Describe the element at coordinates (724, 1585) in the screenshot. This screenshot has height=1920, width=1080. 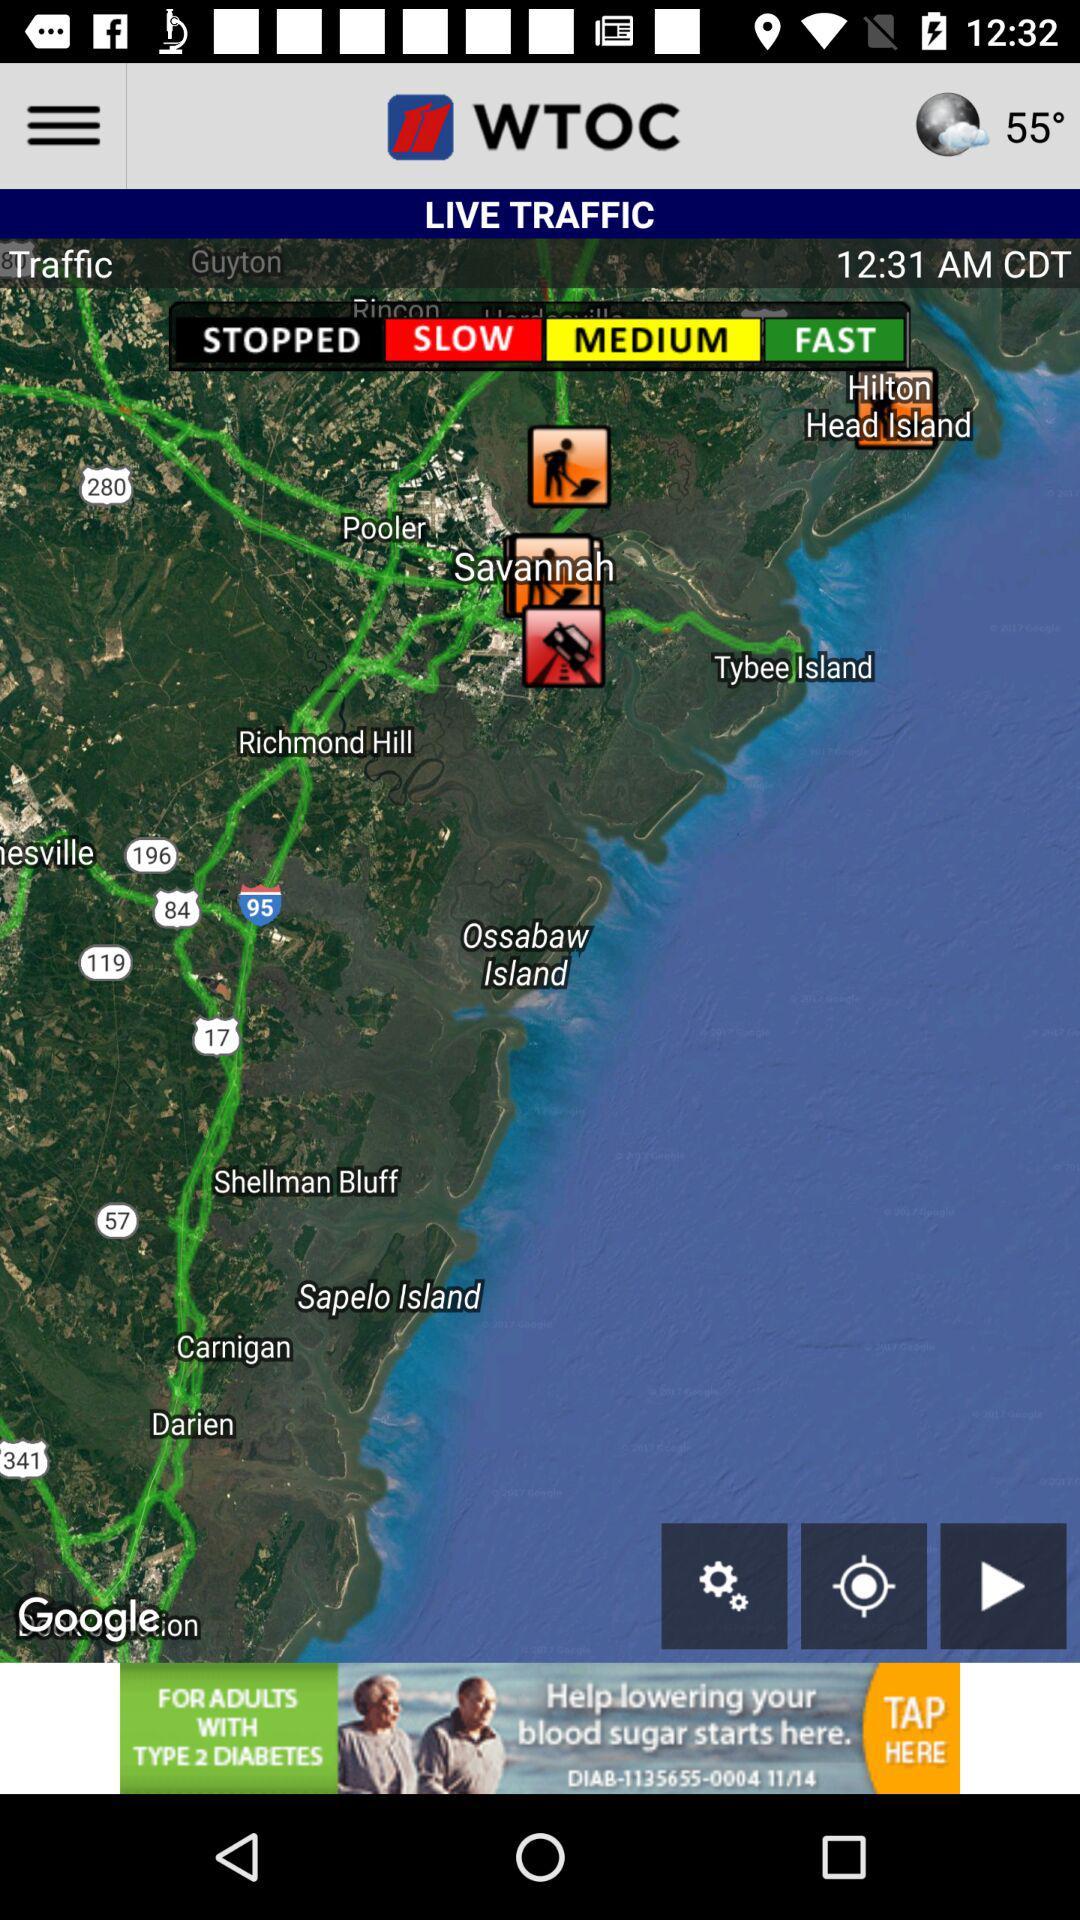
I see `the settings icon` at that location.